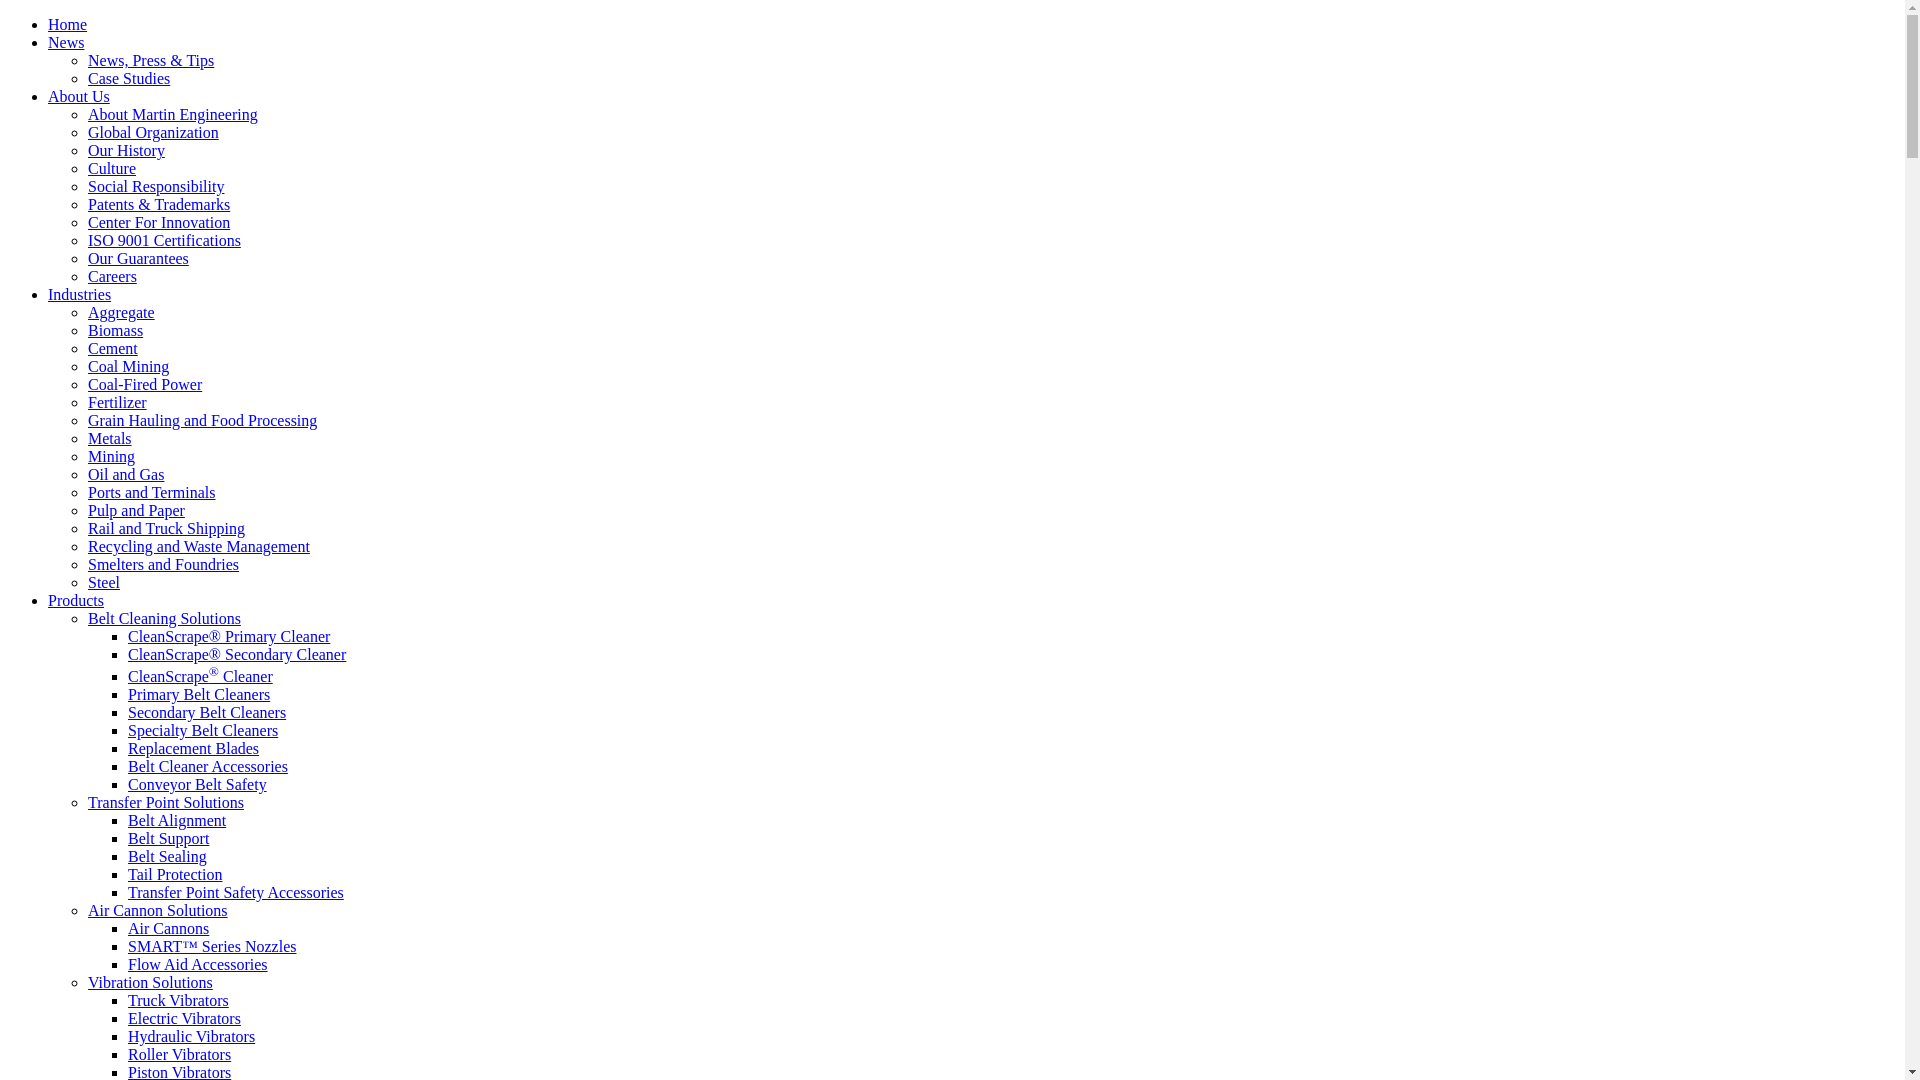 The height and width of the screenshot is (1080, 1920). What do you see at coordinates (184, 1018) in the screenshot?
I see `'Electric Vibrators'` at bounding box center [184, 1018].